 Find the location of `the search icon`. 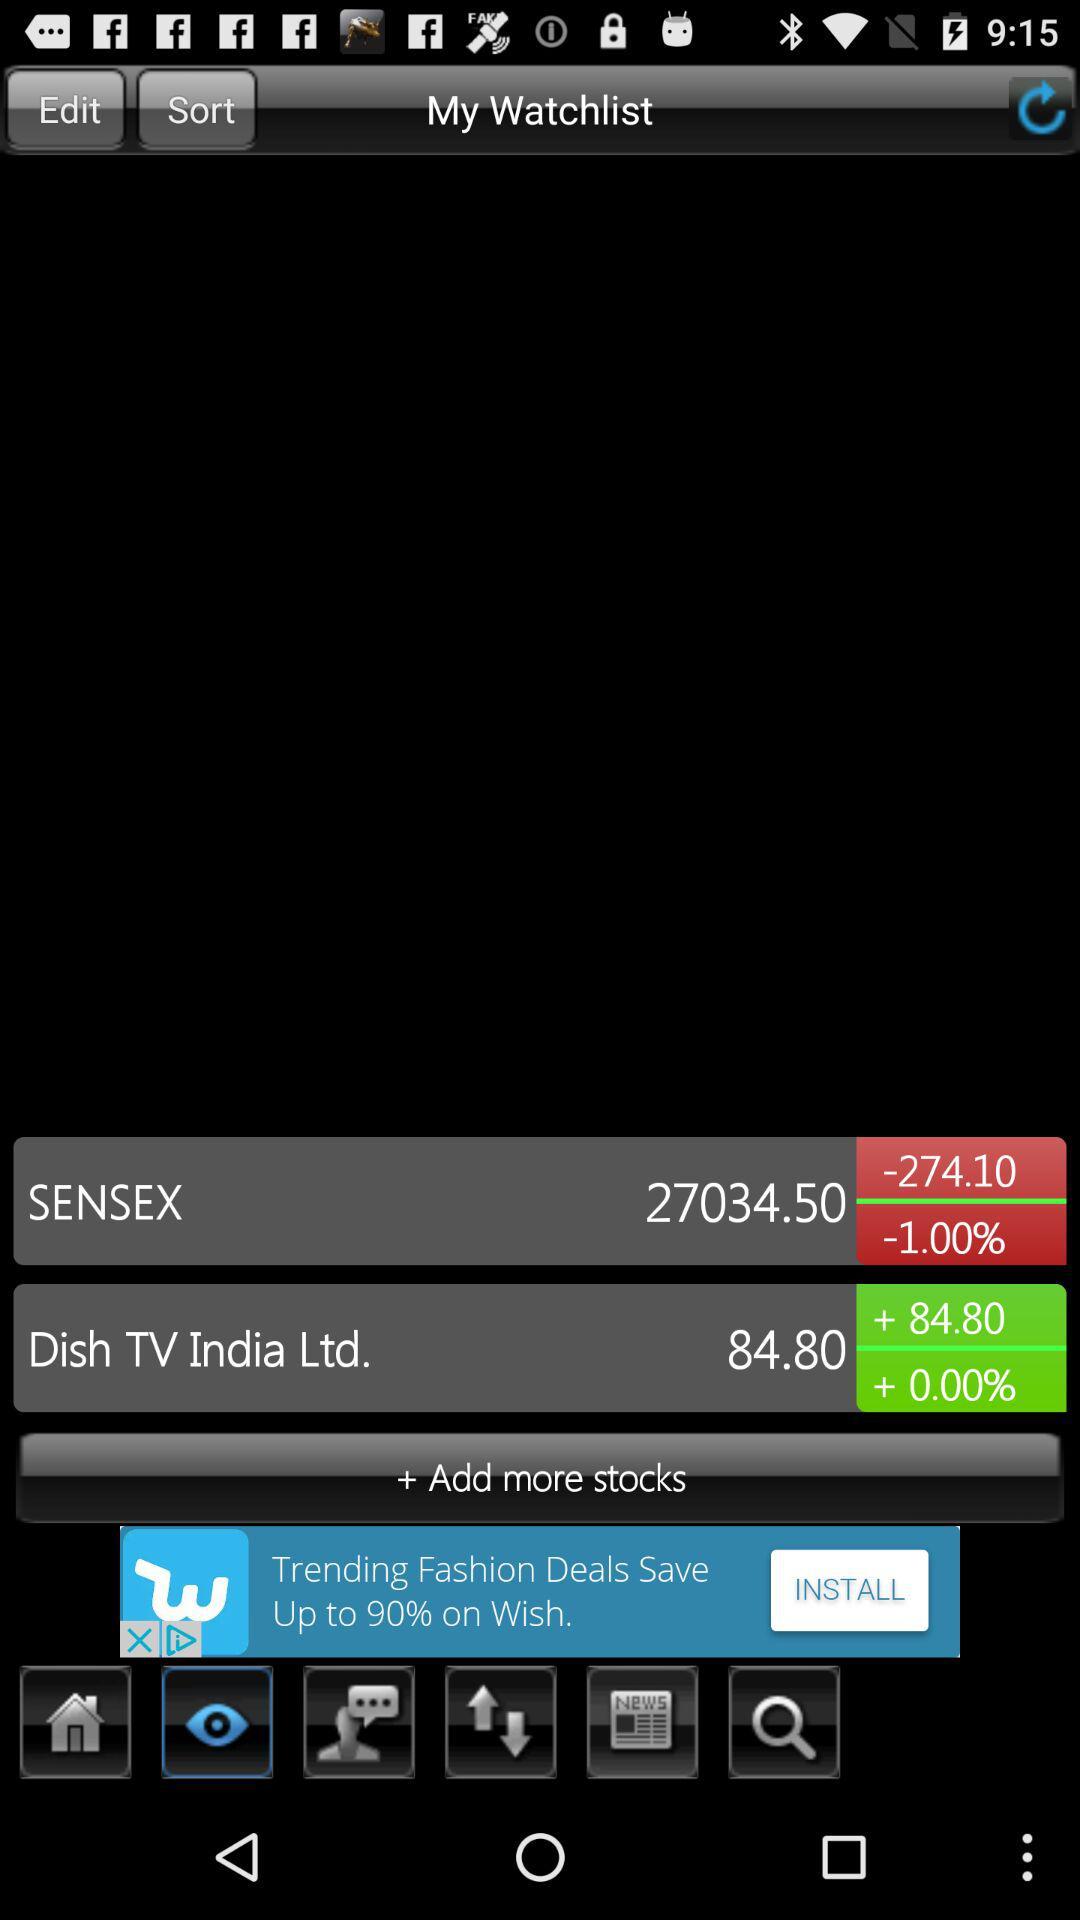

the search icon is located at coordinates (783, 1848).